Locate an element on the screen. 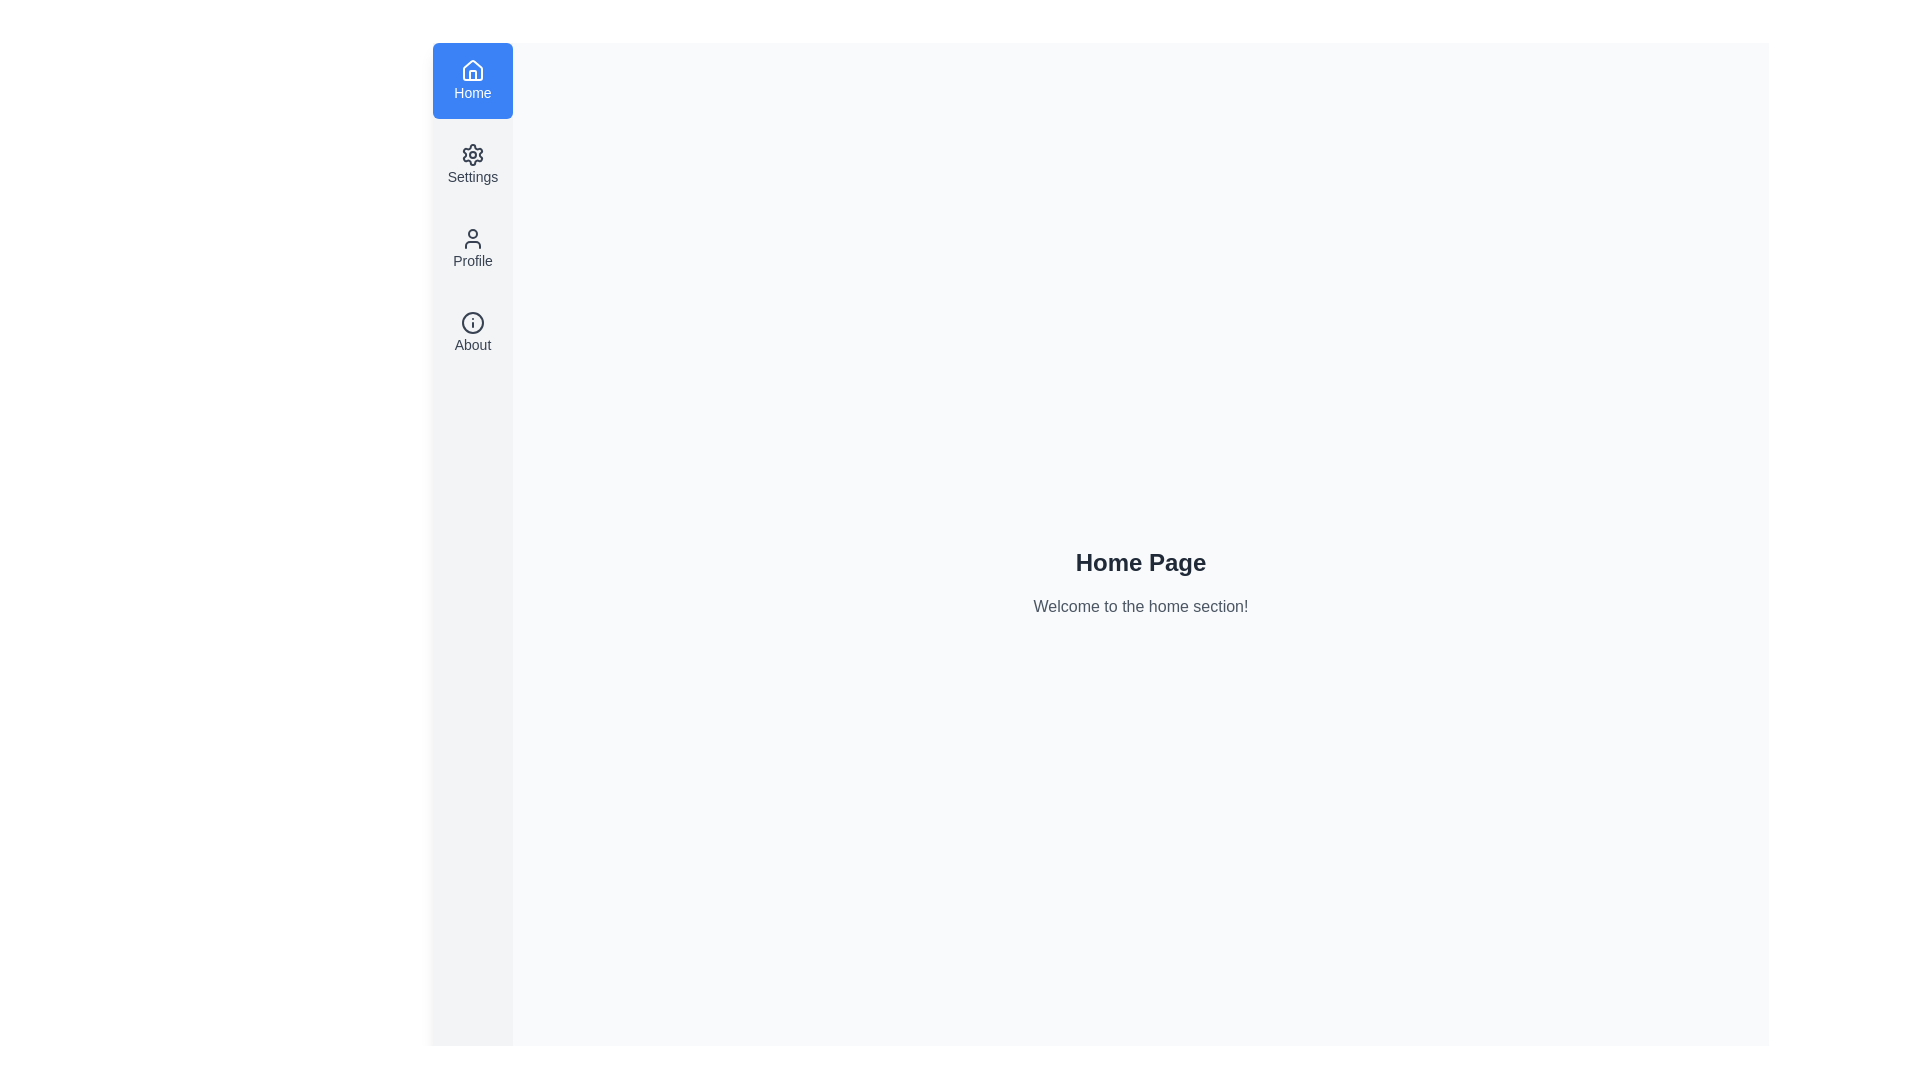 Image resolution: width=1920 pixels, height=1080 pixels. the sidebar menu option Settings is located at coordinates (472, 164).